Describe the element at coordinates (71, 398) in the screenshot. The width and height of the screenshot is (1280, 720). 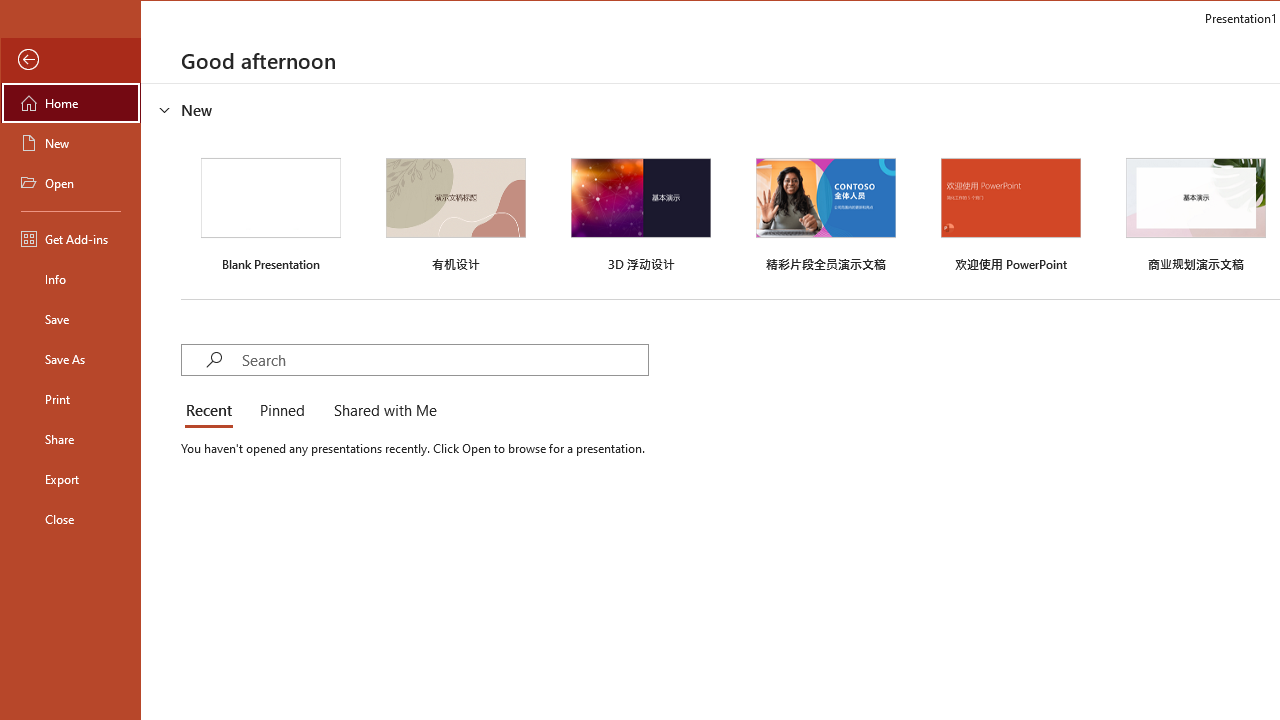
I see `'Print'` at that location.